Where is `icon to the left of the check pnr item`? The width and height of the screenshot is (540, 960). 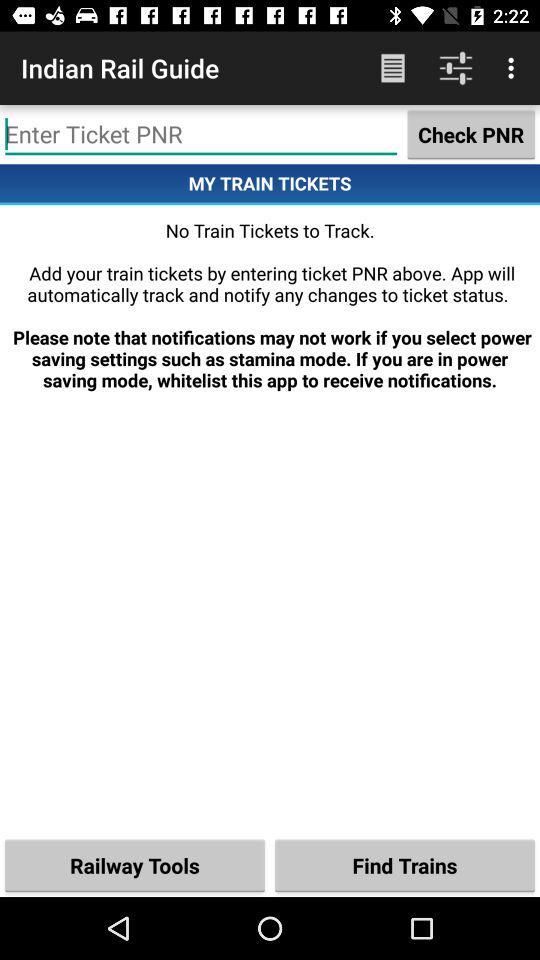 icon to the left of the check pnr item is located at coordinates (201, 133).